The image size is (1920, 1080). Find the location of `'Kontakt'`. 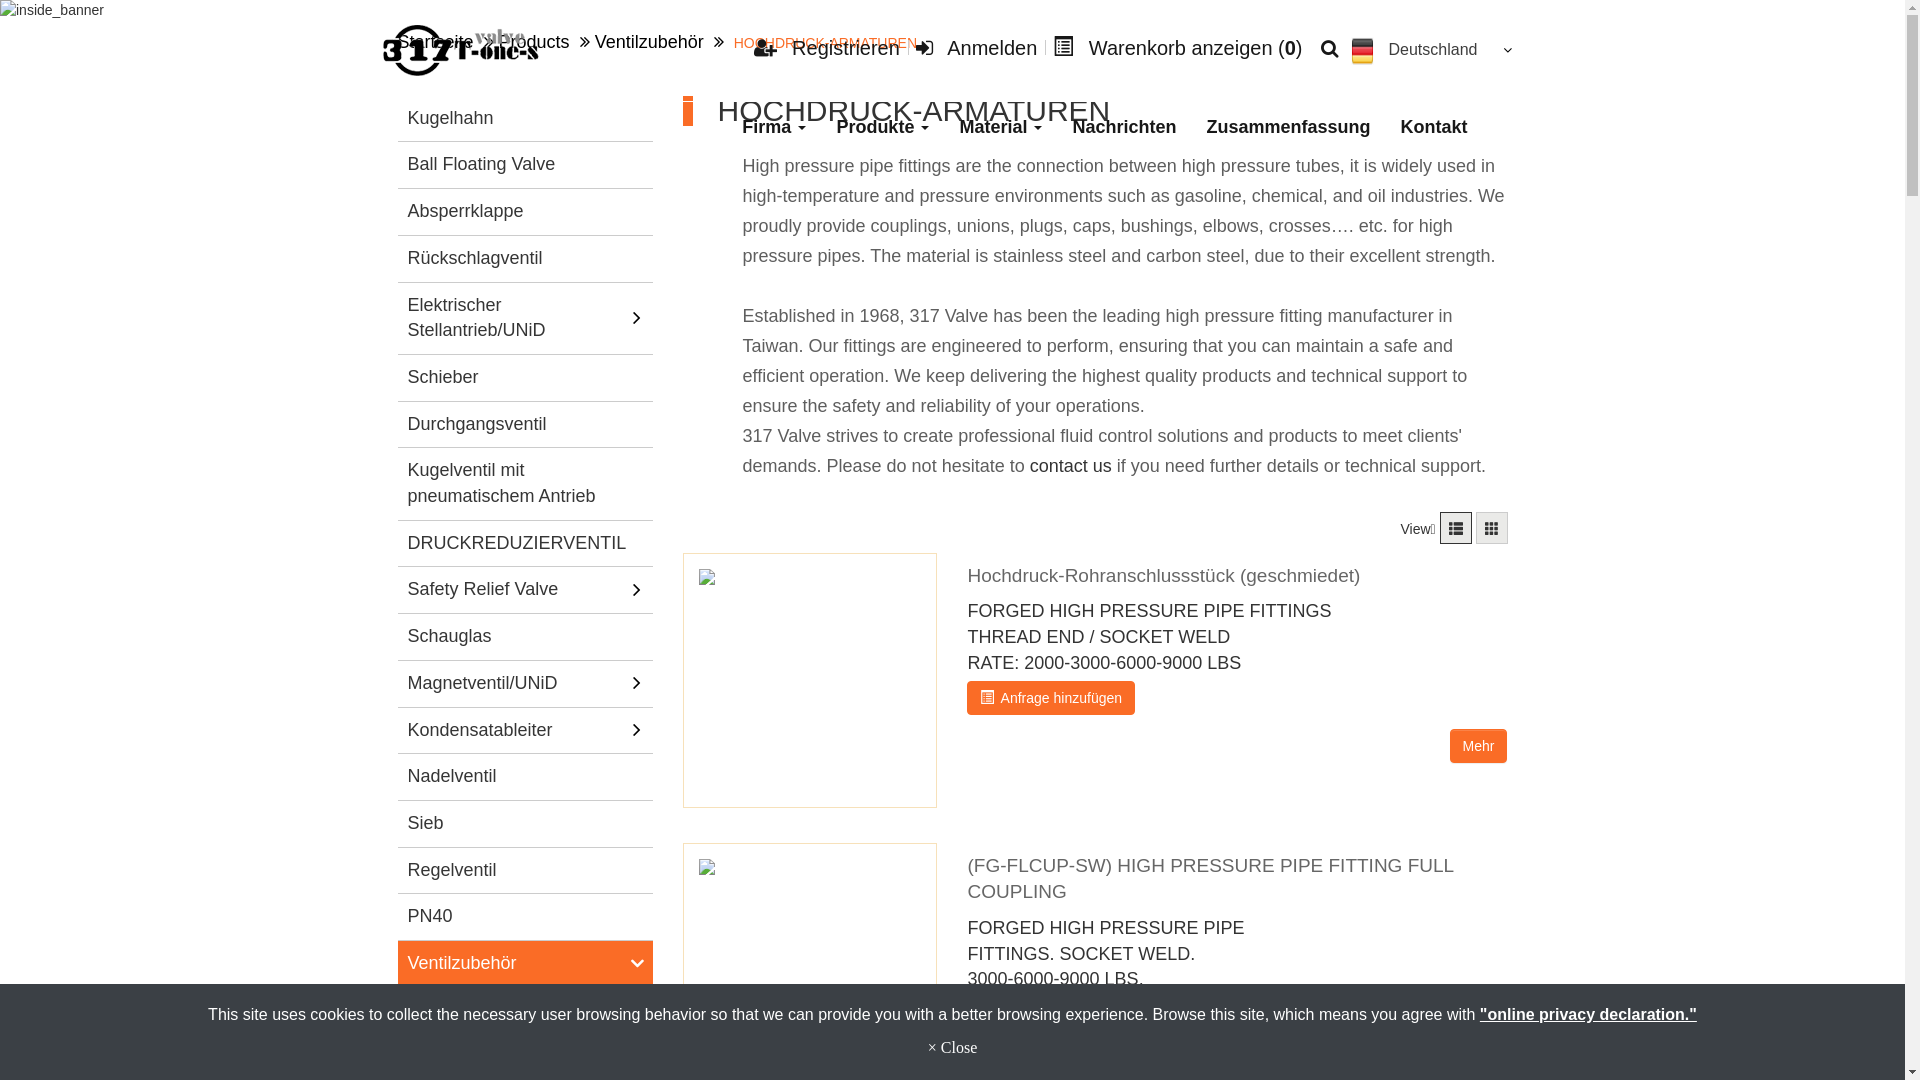

'Kontakt' is located at coordinates (1433, 127).